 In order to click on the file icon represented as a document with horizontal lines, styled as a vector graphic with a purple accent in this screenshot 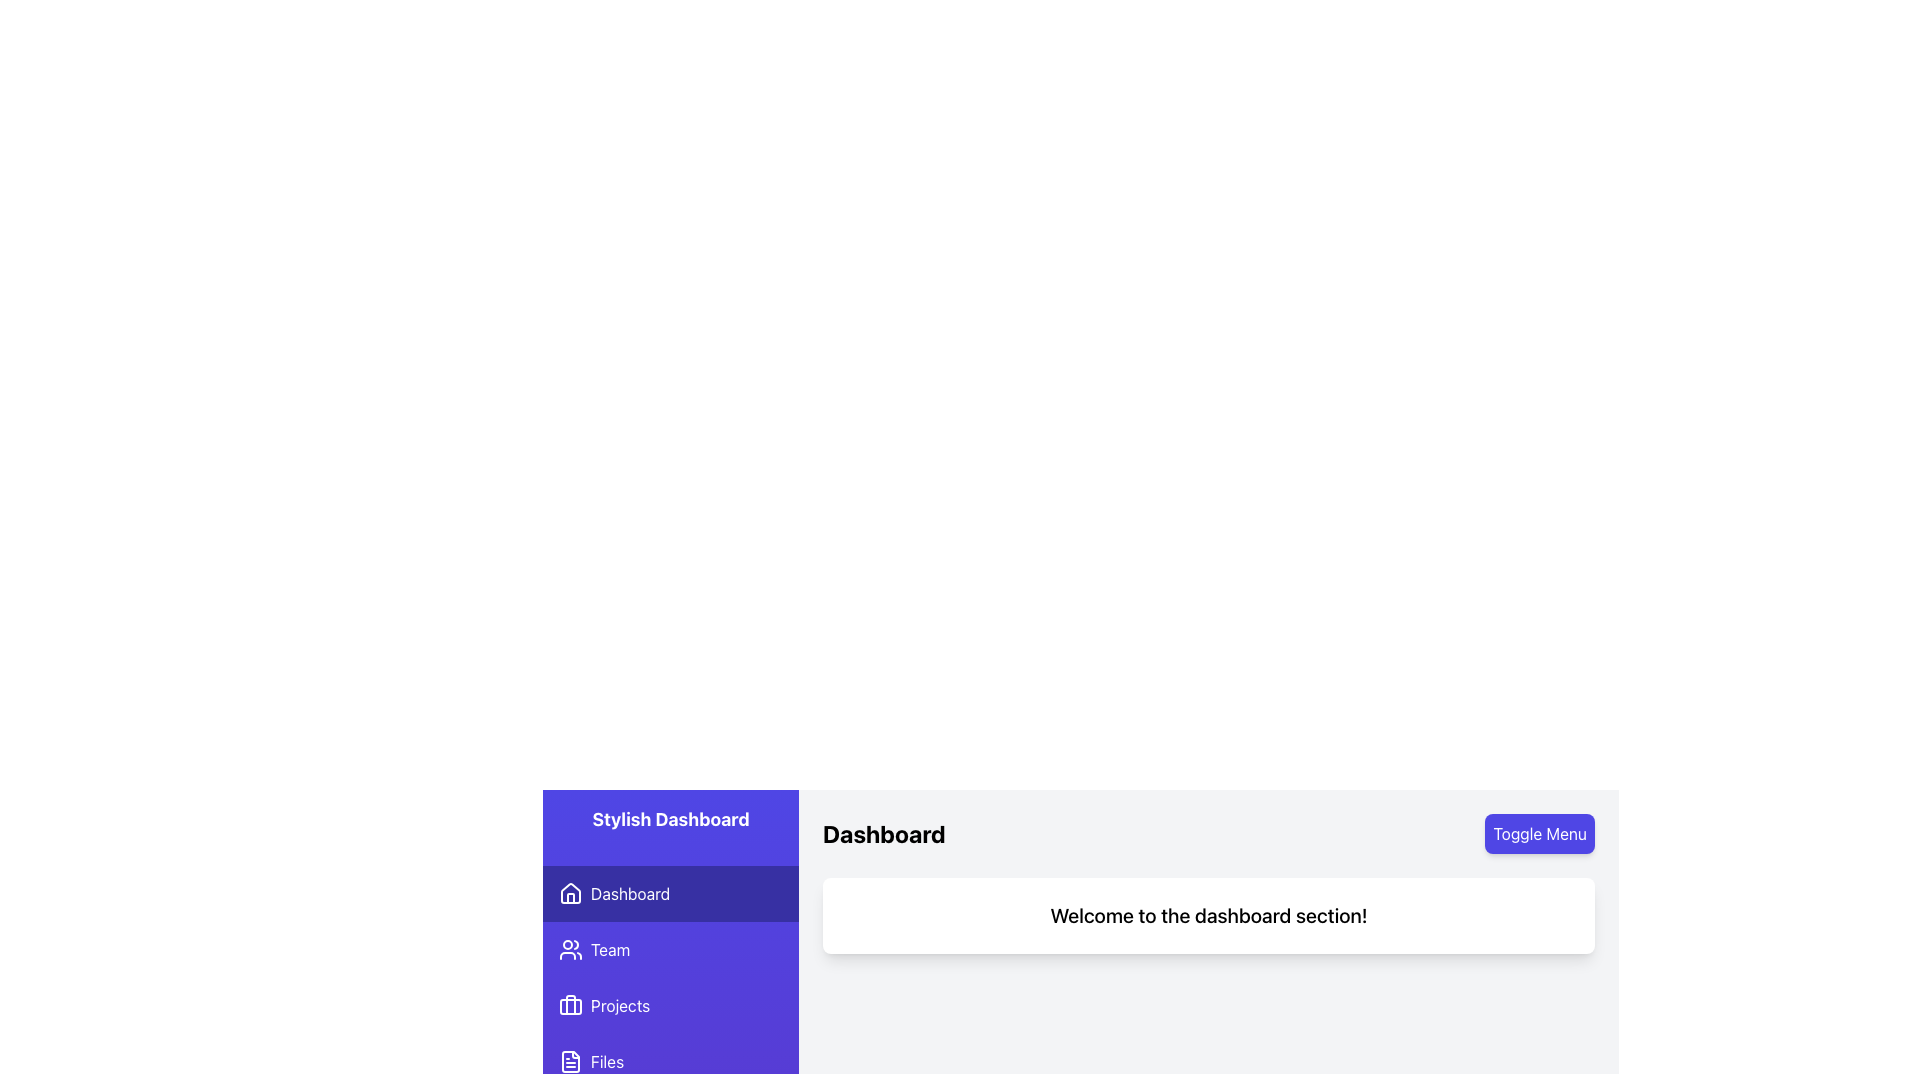, I will do `click(570, 1060)`.